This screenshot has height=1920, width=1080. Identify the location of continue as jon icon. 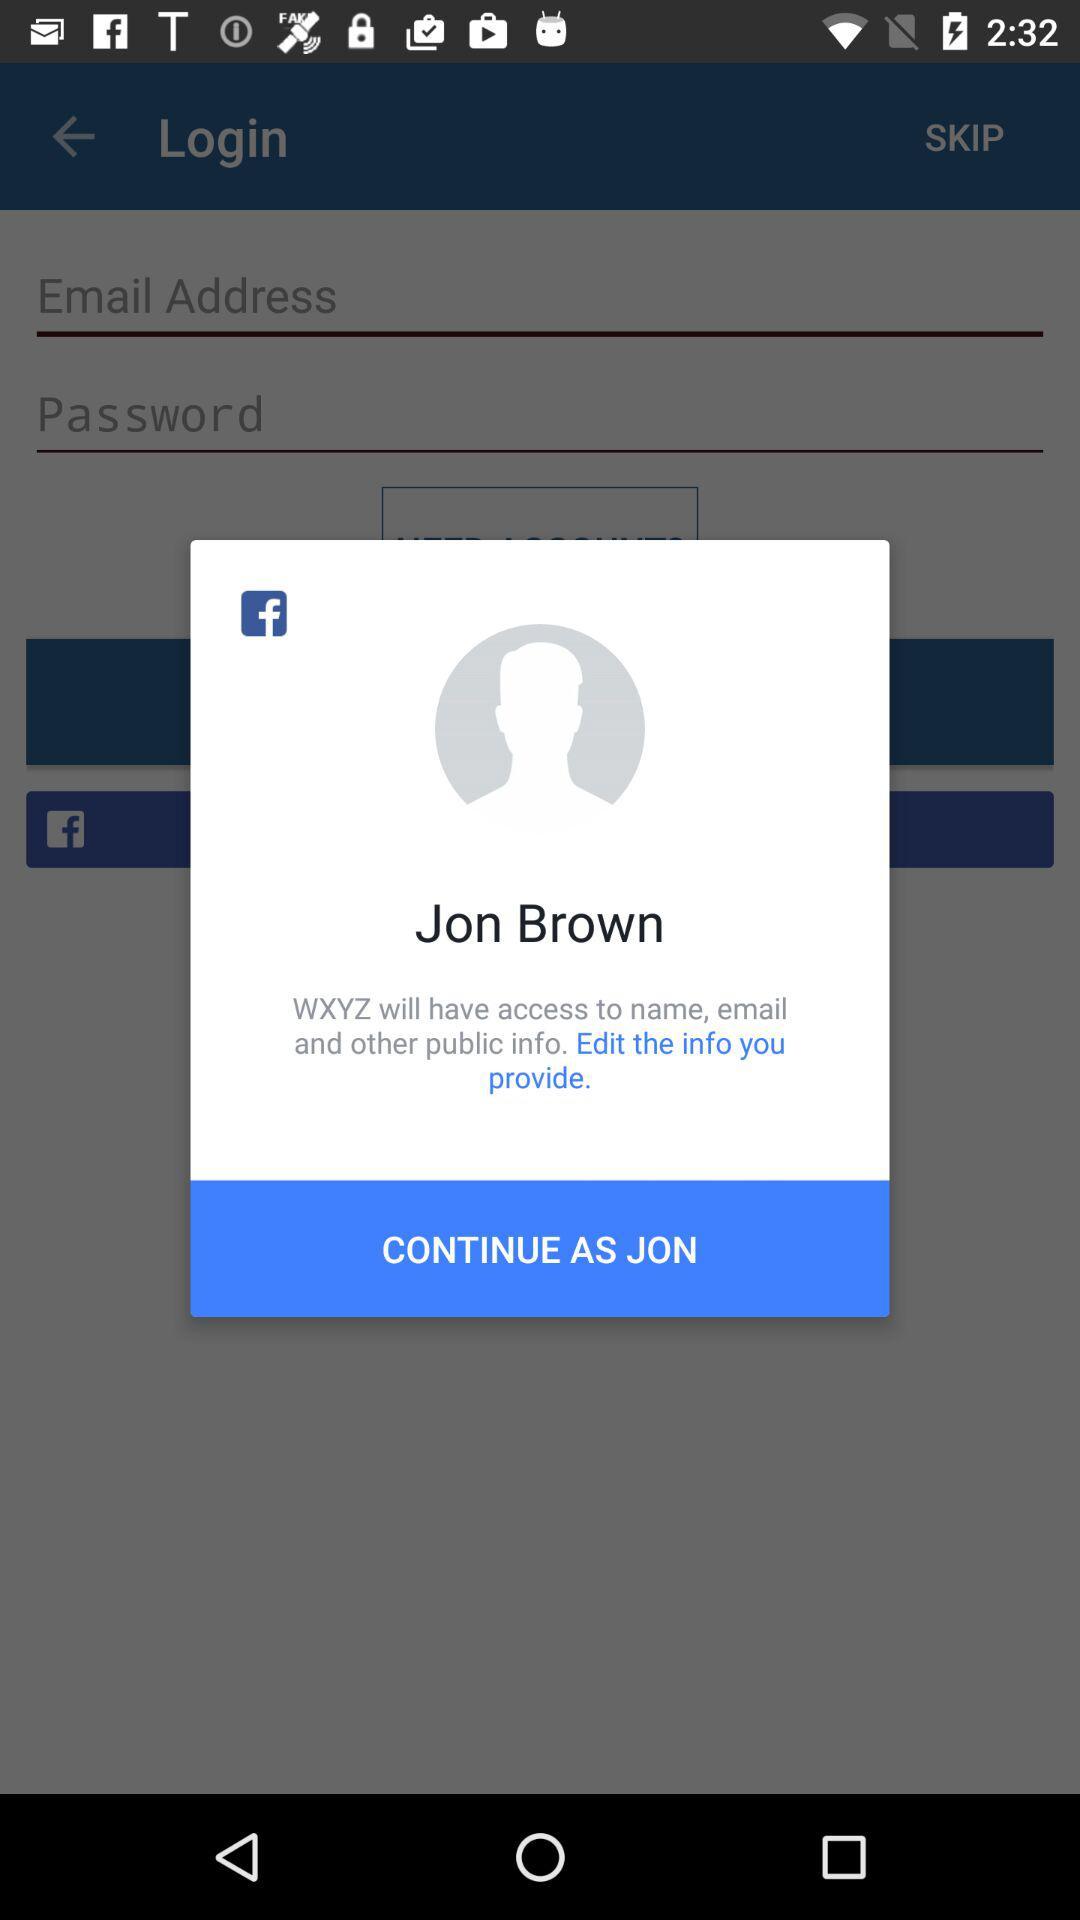
(540, 1247).